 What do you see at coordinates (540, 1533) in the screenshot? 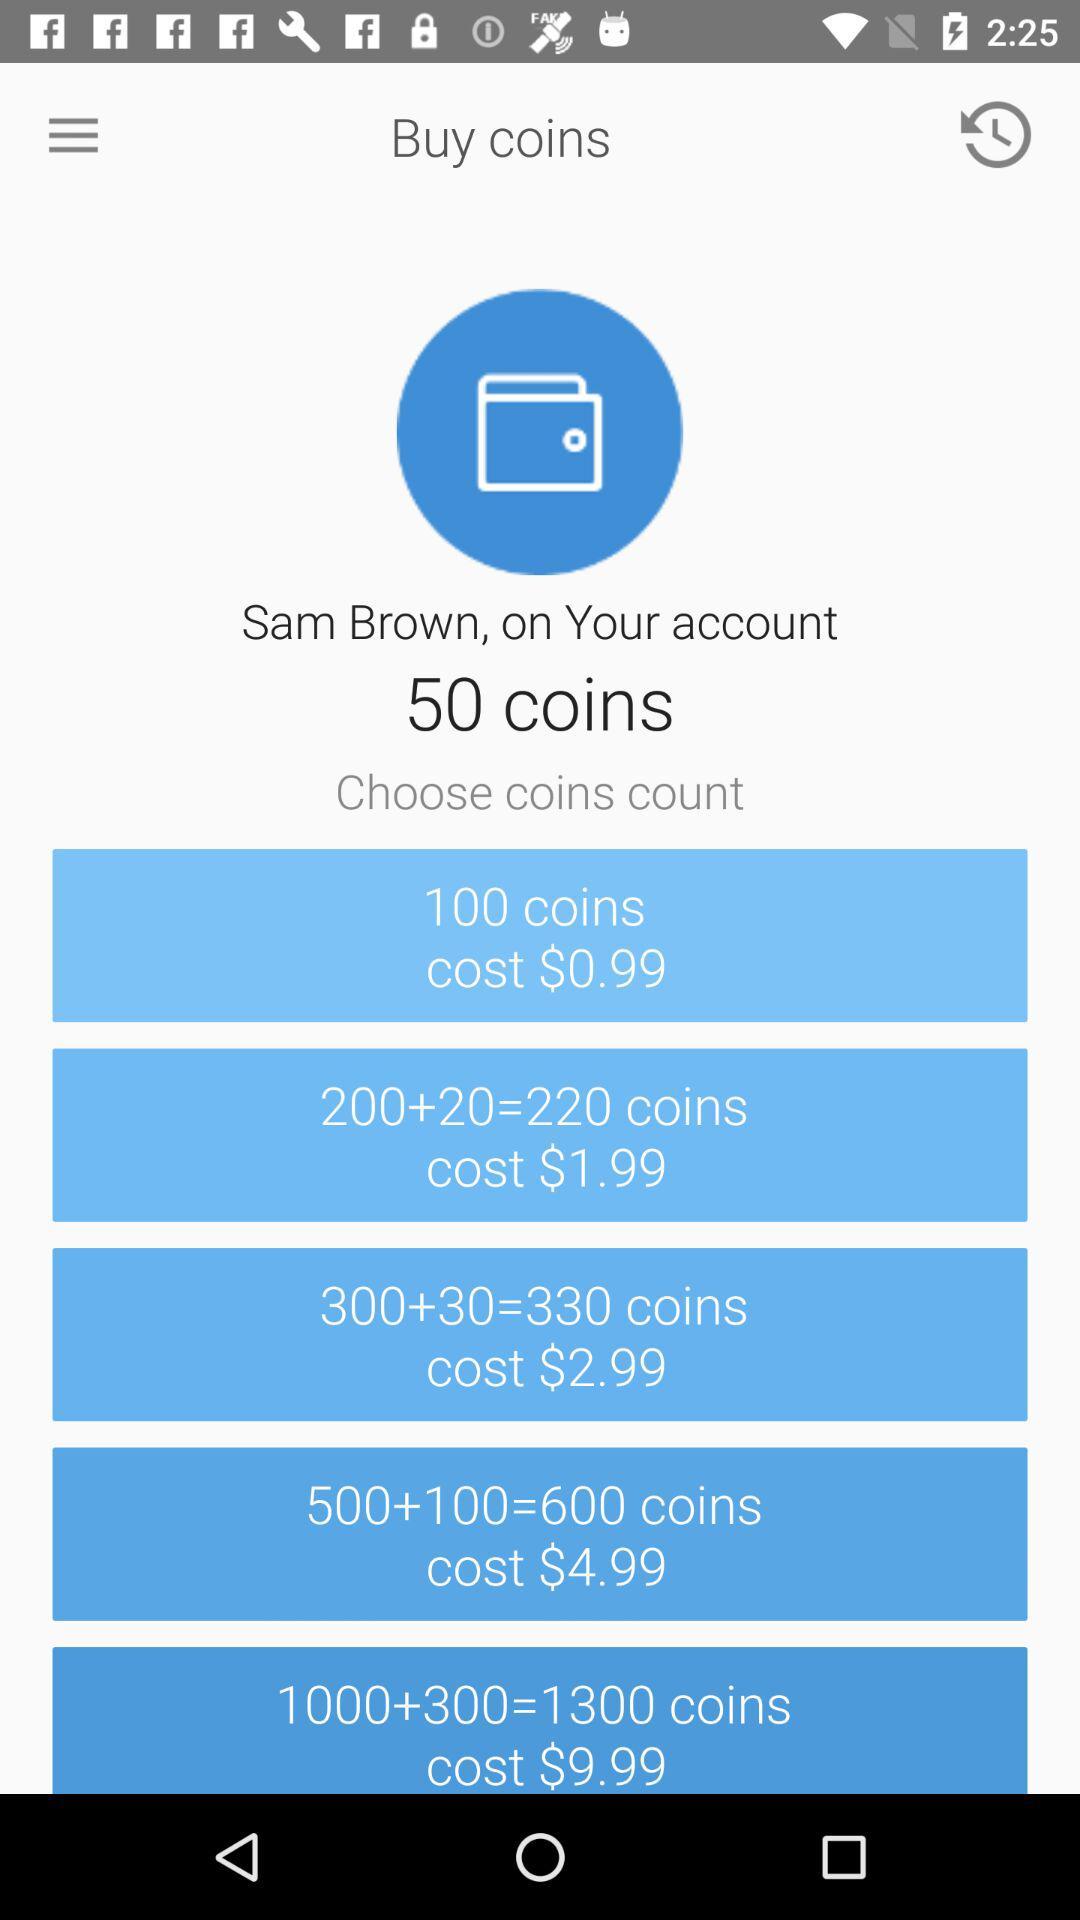
I see `500 100 600 icon` at bounding box center [540, 1533].